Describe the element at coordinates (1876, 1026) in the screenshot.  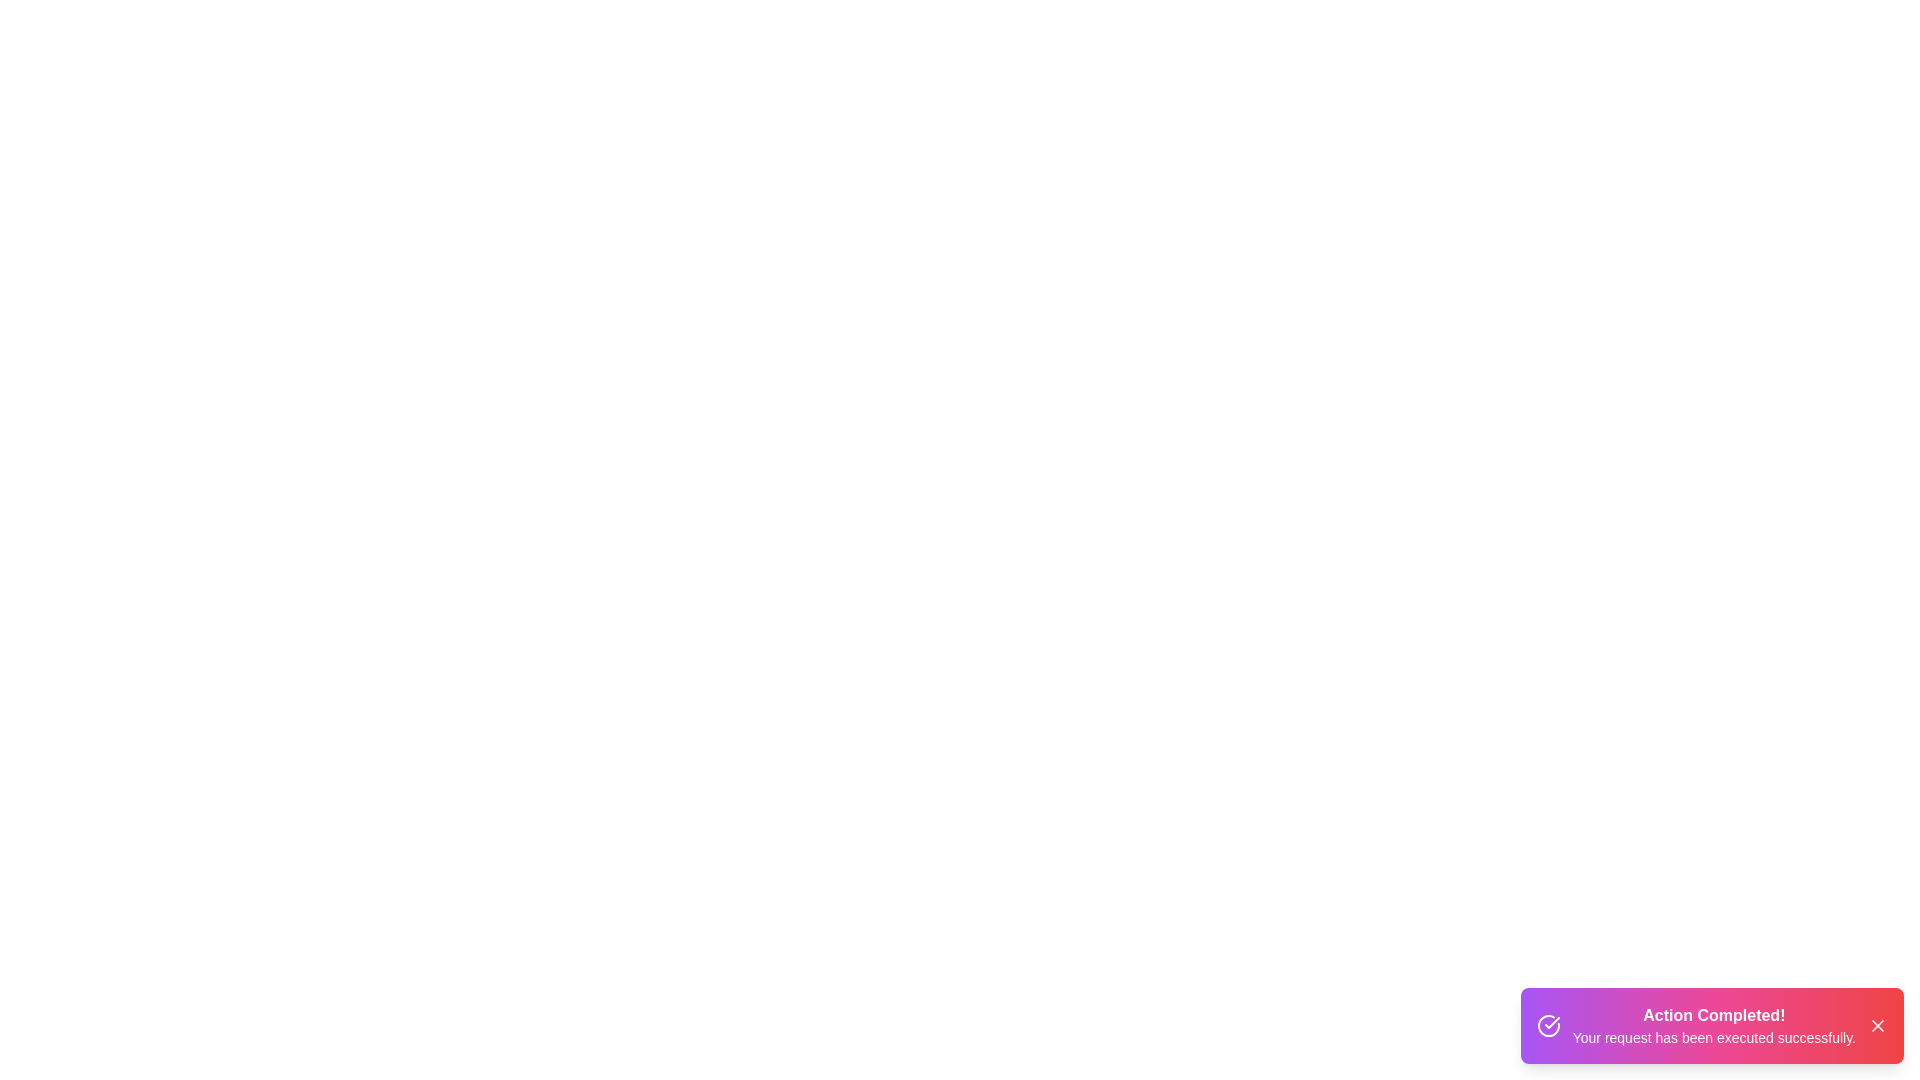
I see `the close icon represented by a minimalist cross symbol located in the bottom-right corner of the notification section` at that location.